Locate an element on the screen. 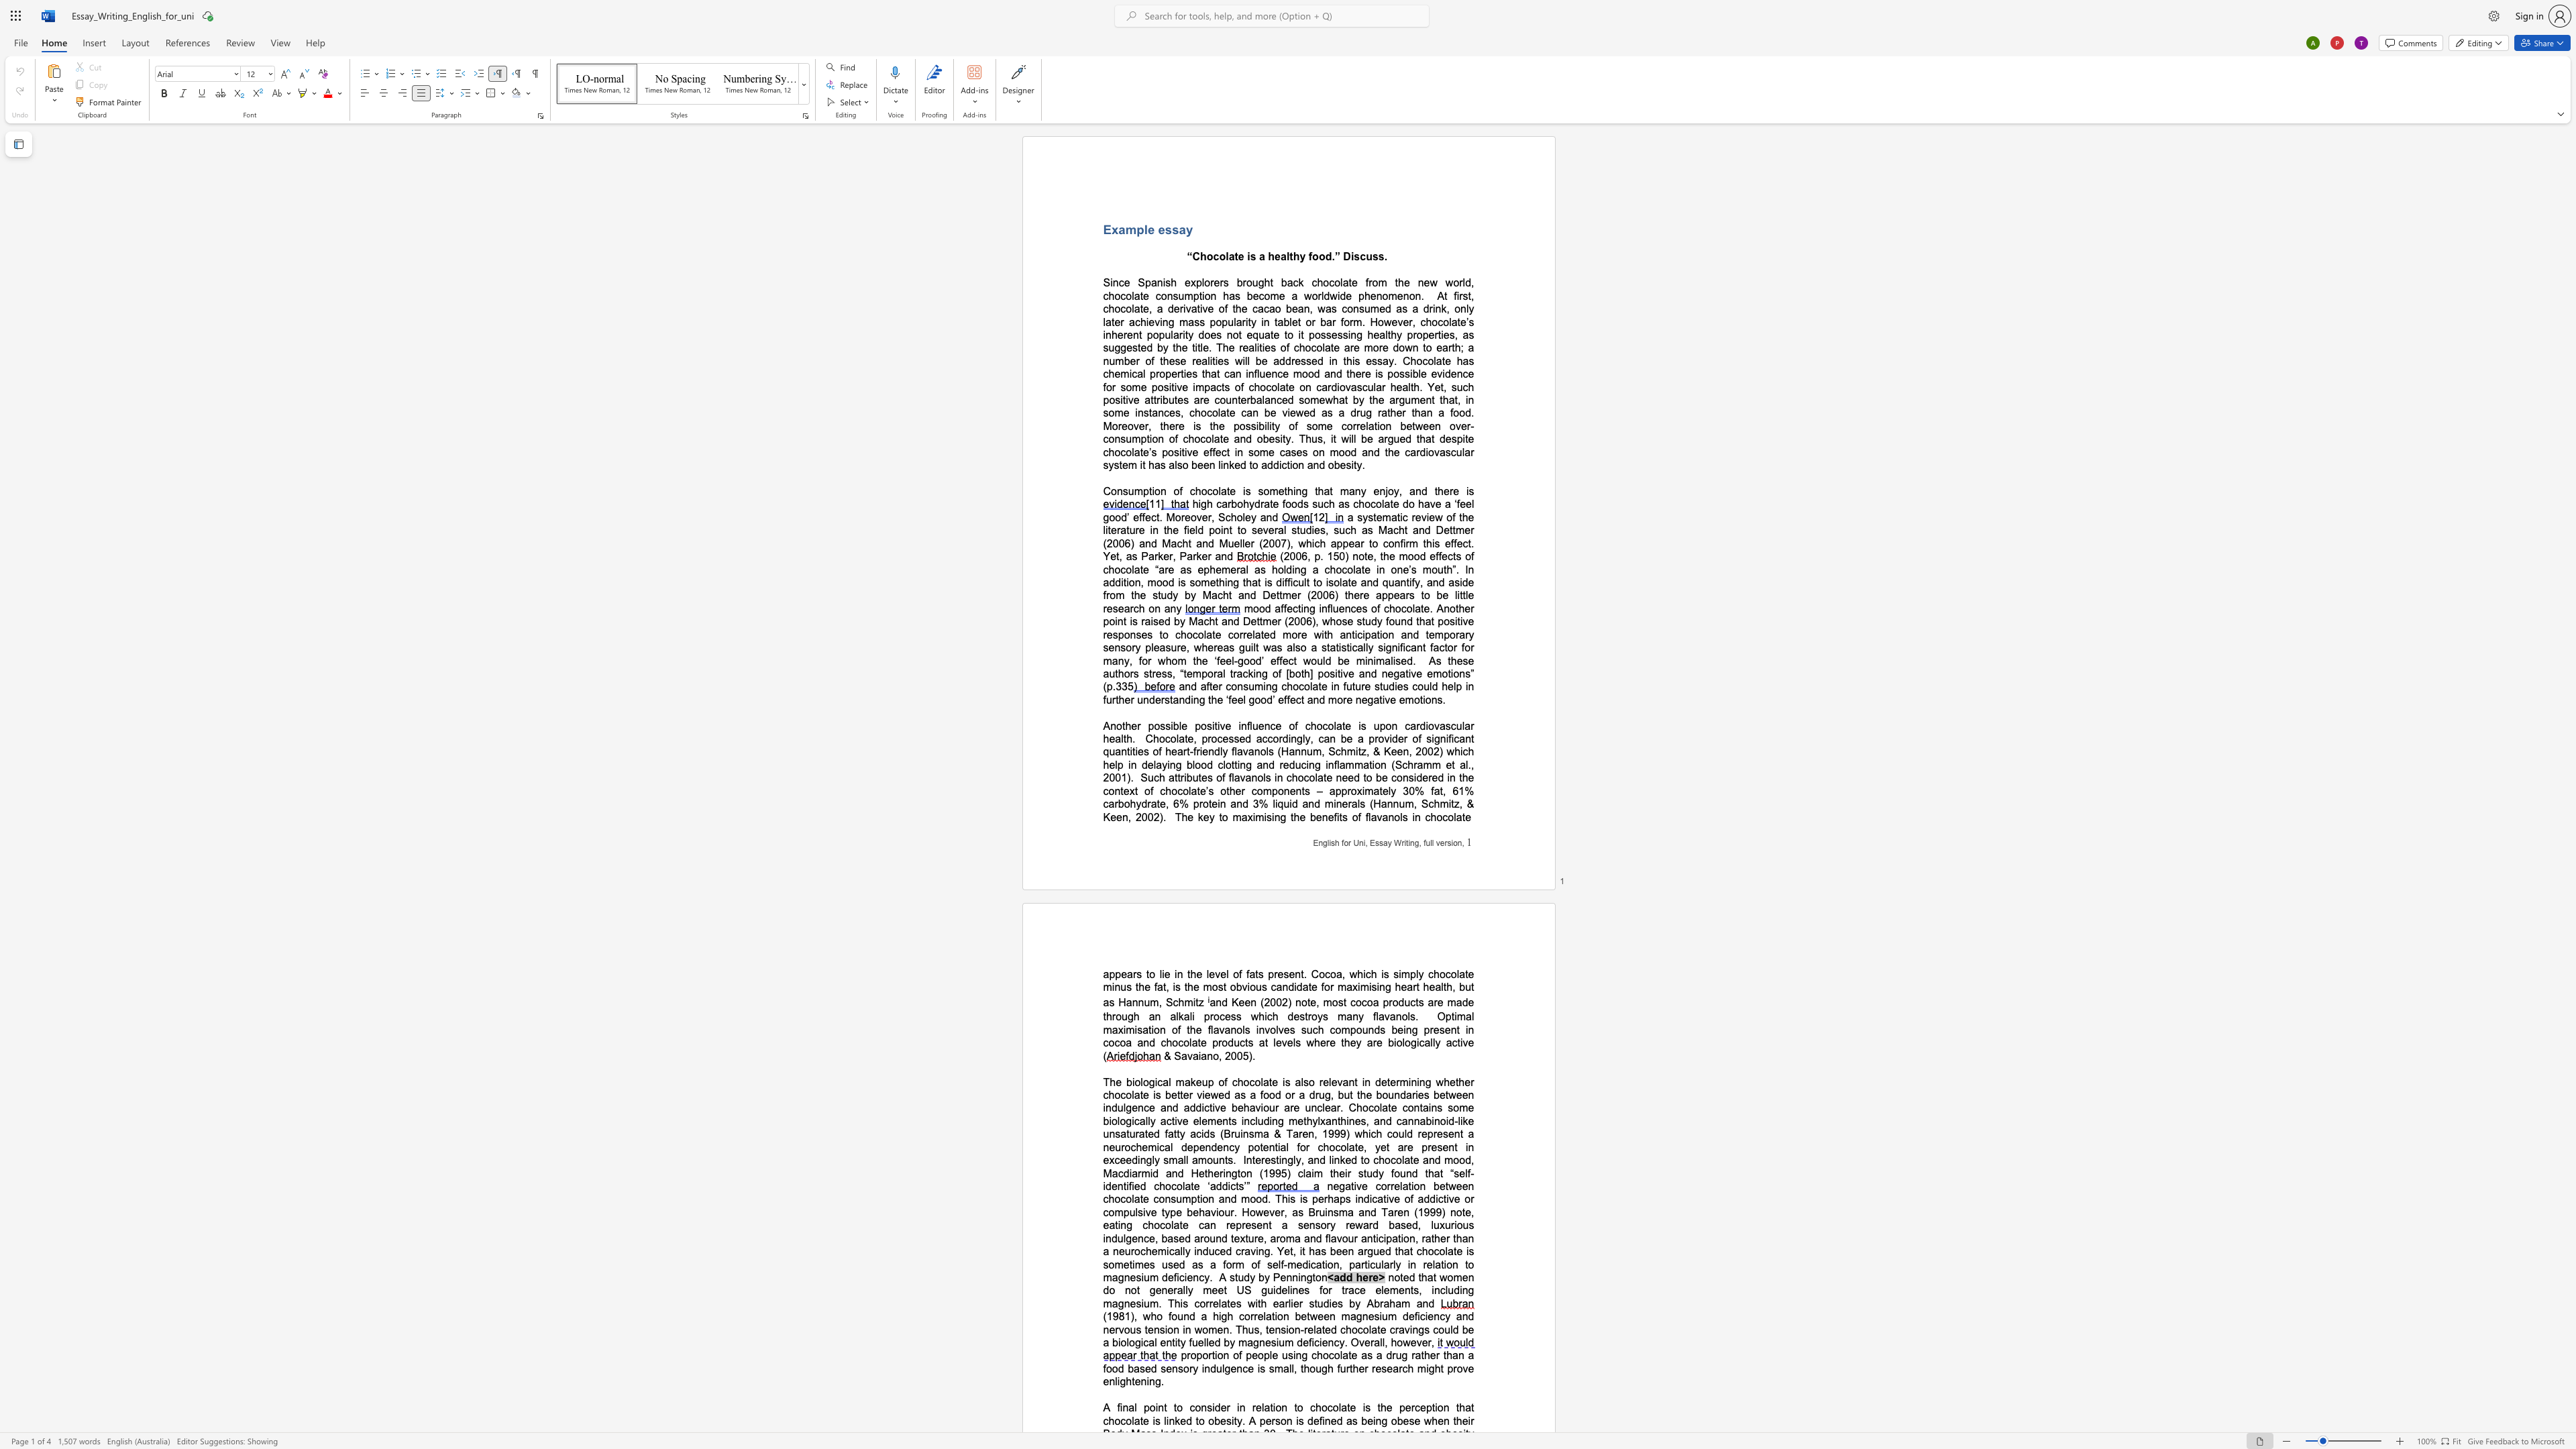 The image size is (2576, 1449). the space between the continuous character "o" and "y" in the text is located at coordinates (1392, 490).